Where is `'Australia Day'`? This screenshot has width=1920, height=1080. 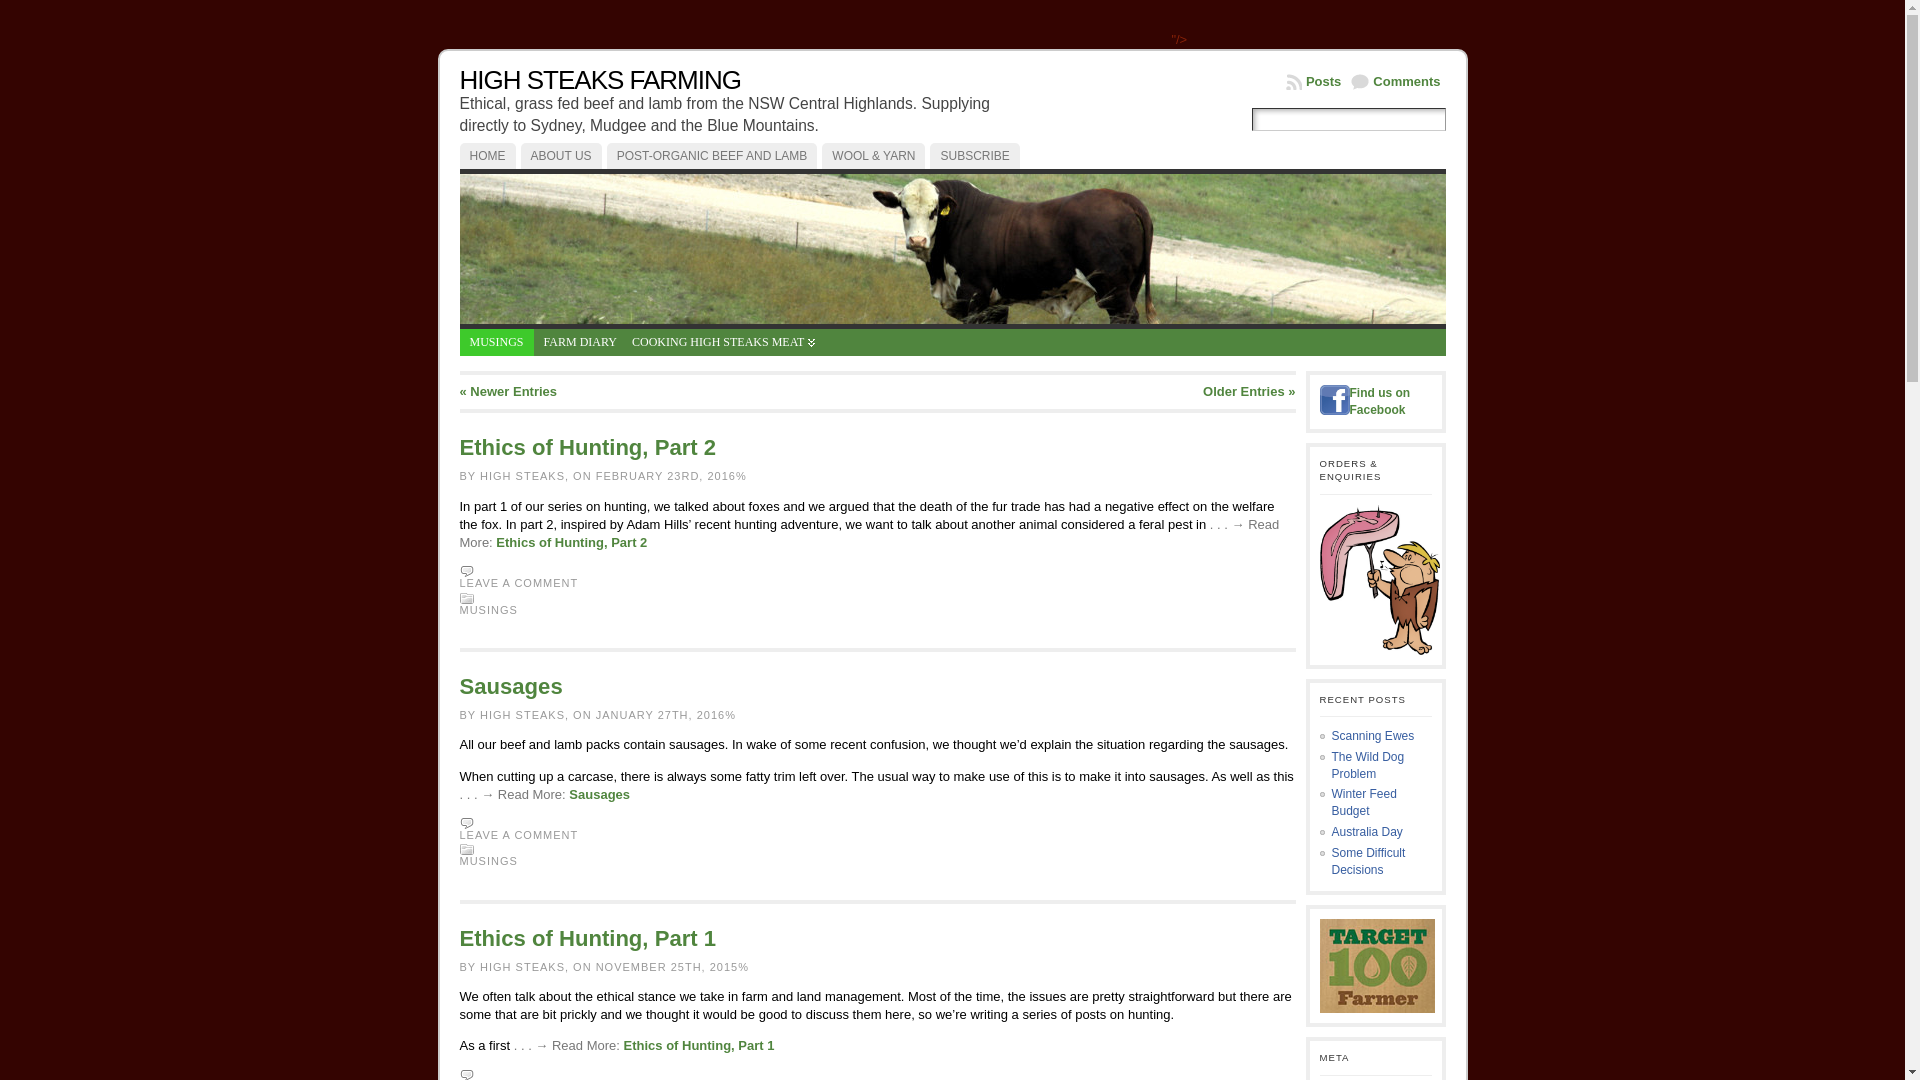
'Australia Day' is located at coordinates (1366, 832).